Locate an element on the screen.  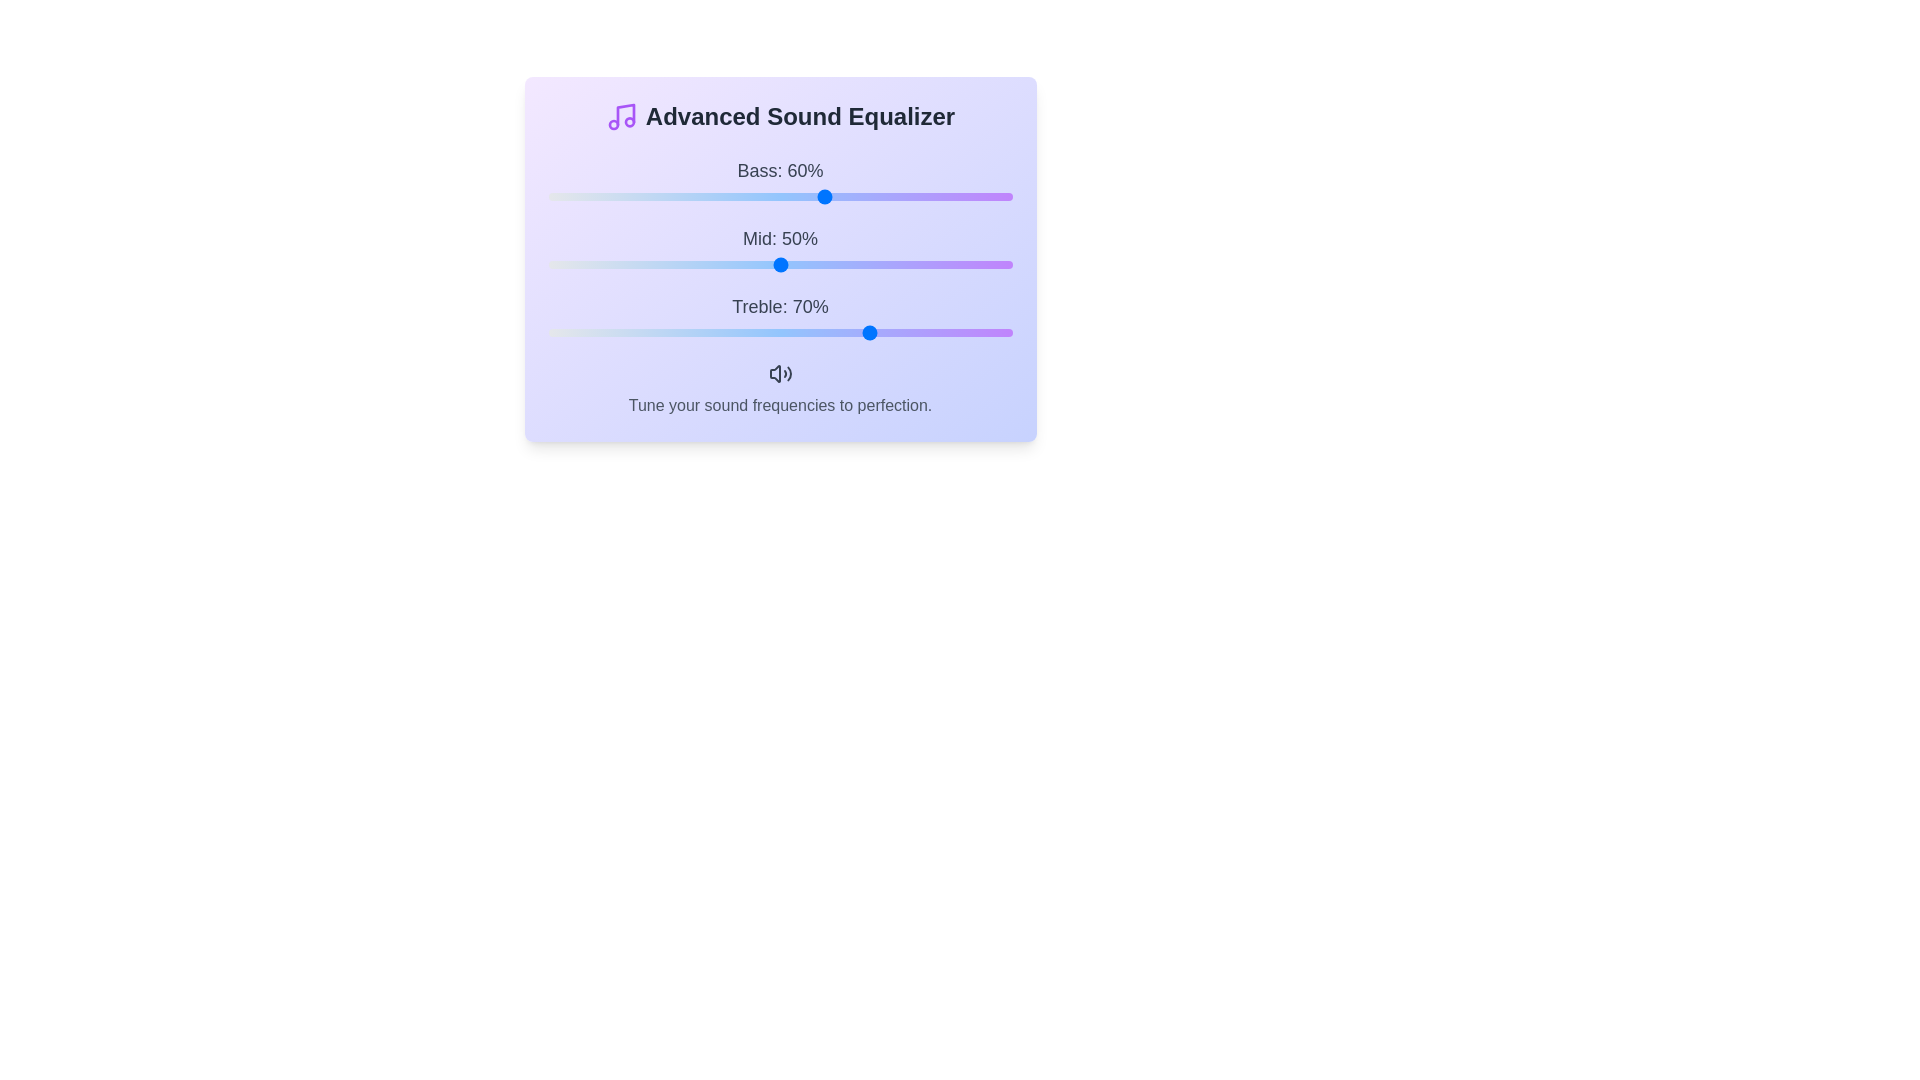
the treble slider to 87% is located at coordinates (951, 331).